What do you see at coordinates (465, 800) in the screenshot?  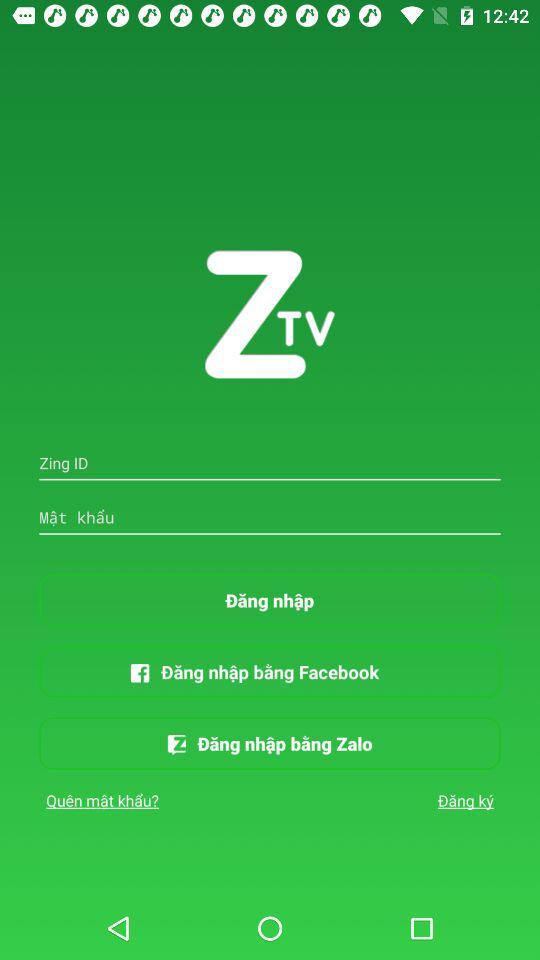 I see `icon at the bottom right corner` at bounding box center [465, 800].